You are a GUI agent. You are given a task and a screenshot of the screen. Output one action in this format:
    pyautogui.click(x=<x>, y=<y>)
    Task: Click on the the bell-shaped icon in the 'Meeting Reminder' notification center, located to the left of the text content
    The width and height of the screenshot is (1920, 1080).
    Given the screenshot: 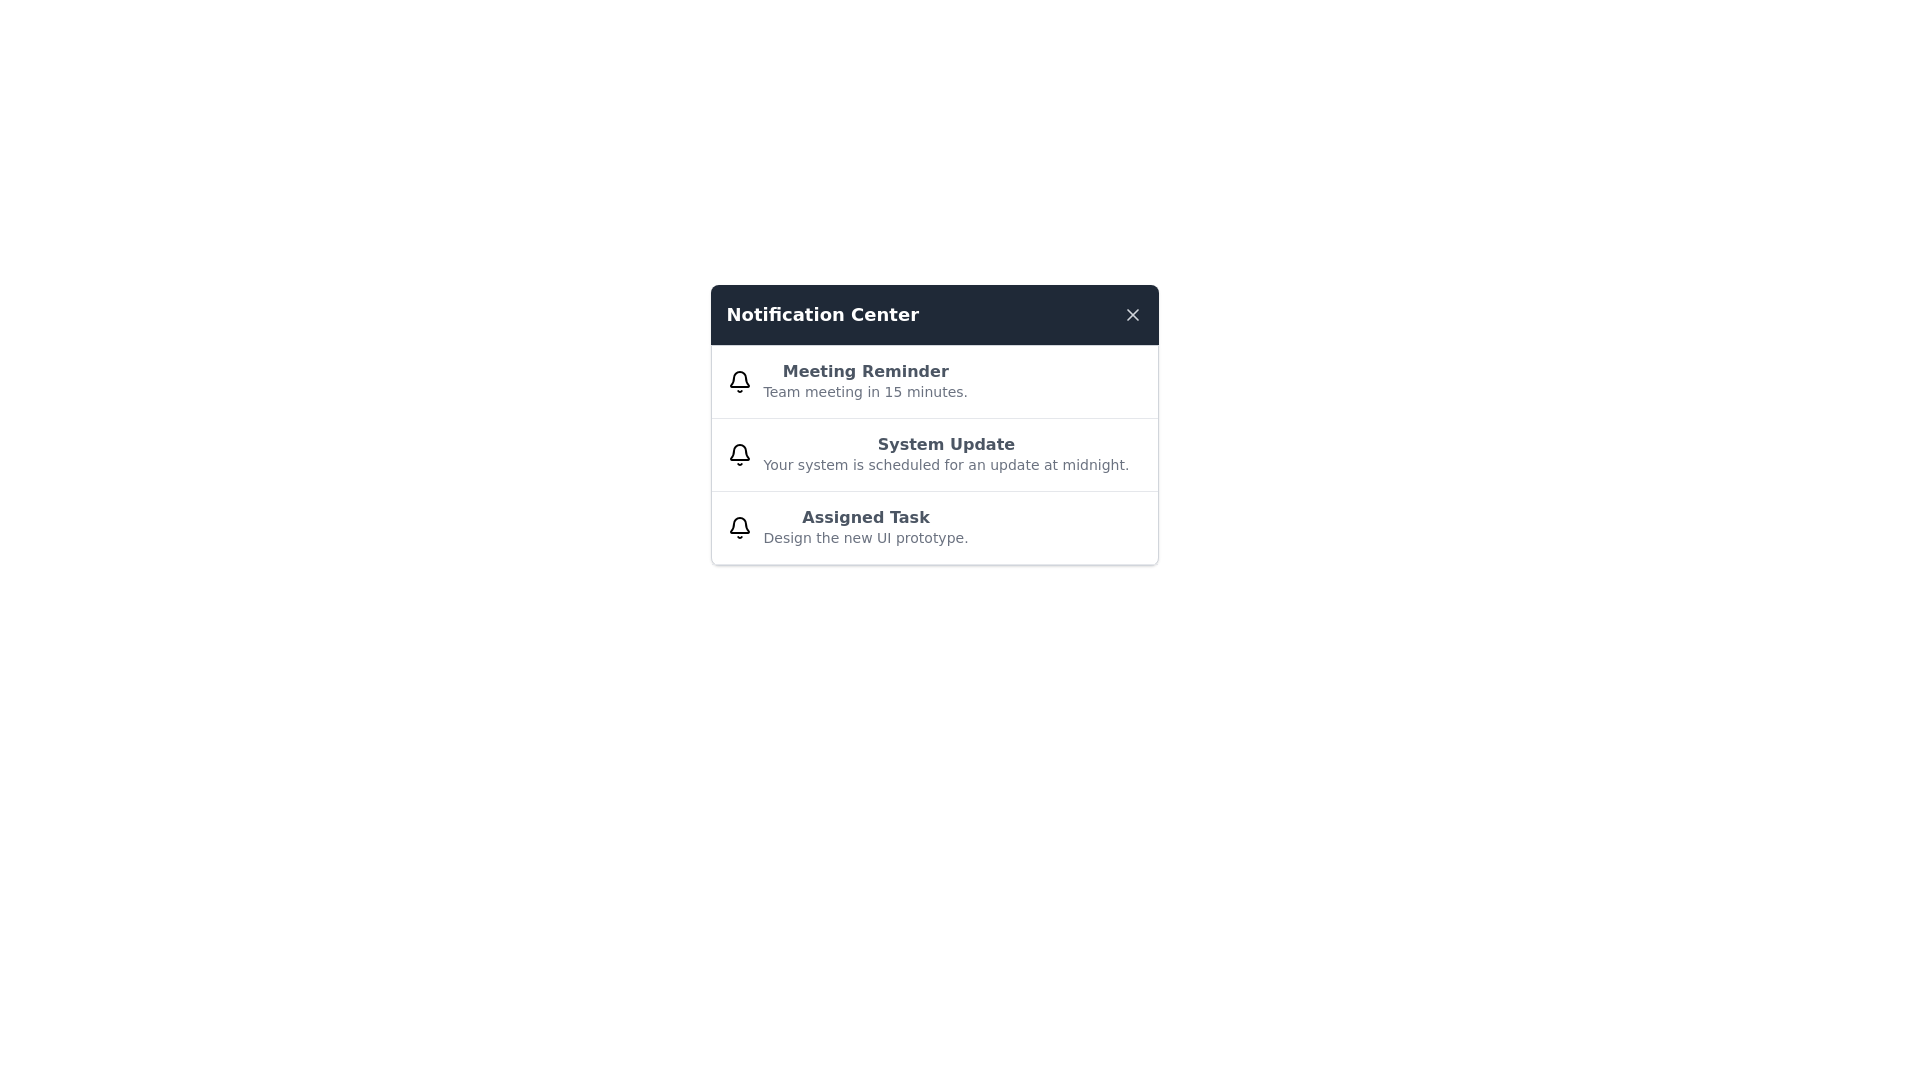 What is the action you would take?
    pyautogui.click(x=738, y=381)
    